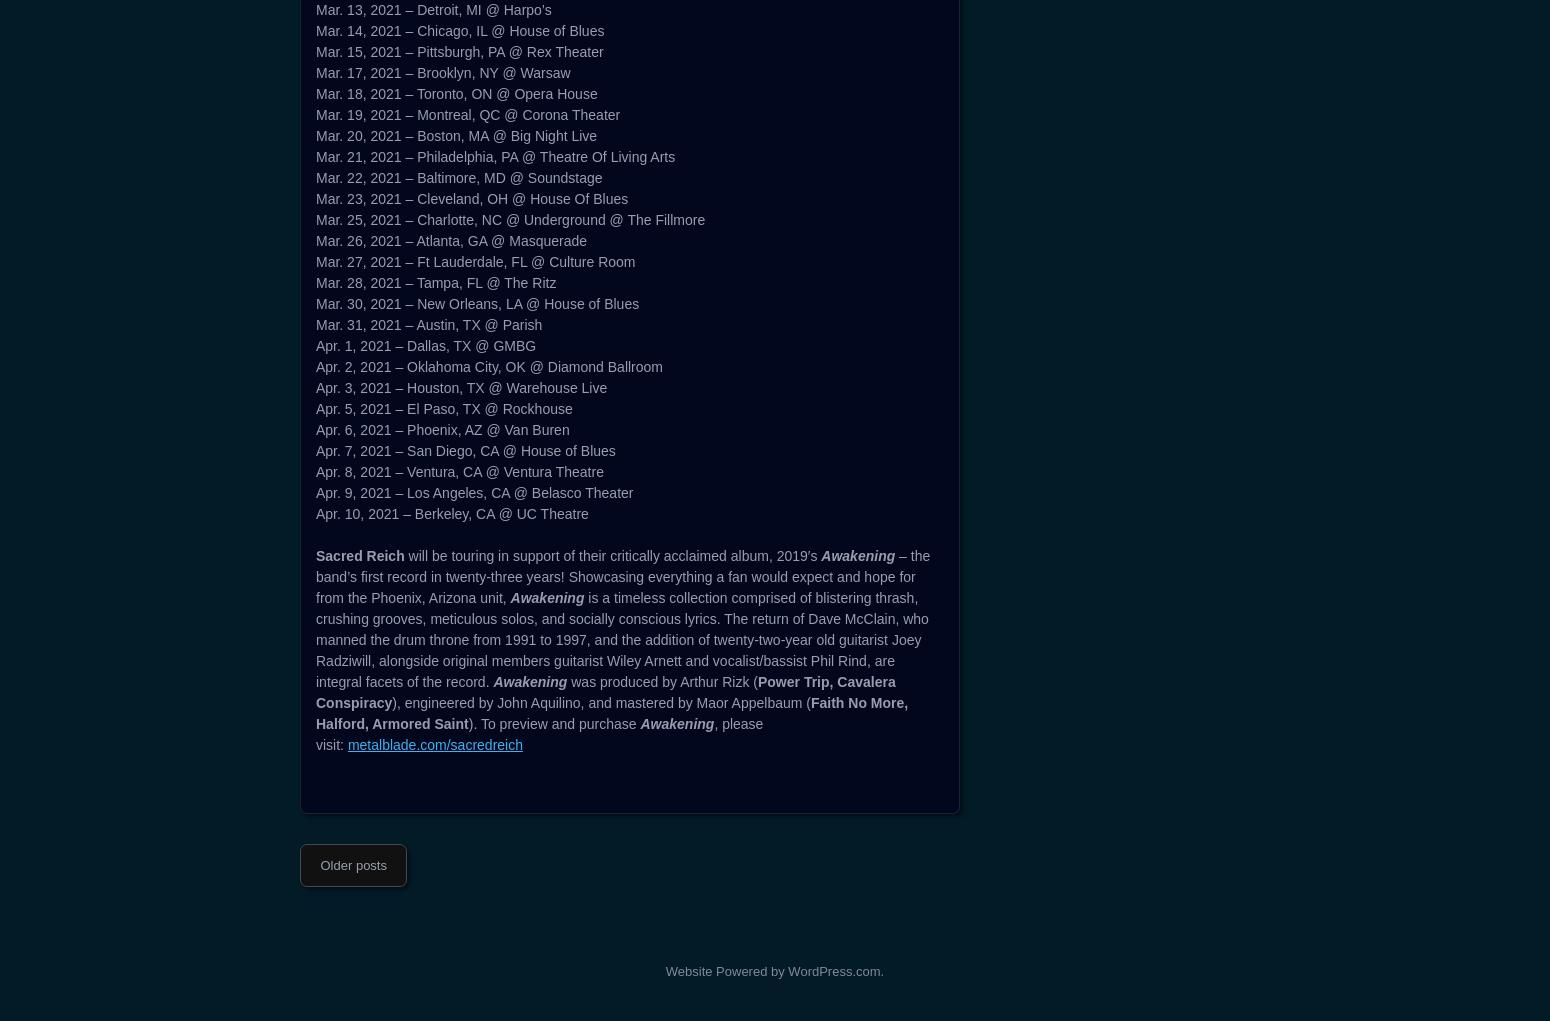  I want to click on 'See below for the complete itinerary, set for next year!', so click(481, 361).